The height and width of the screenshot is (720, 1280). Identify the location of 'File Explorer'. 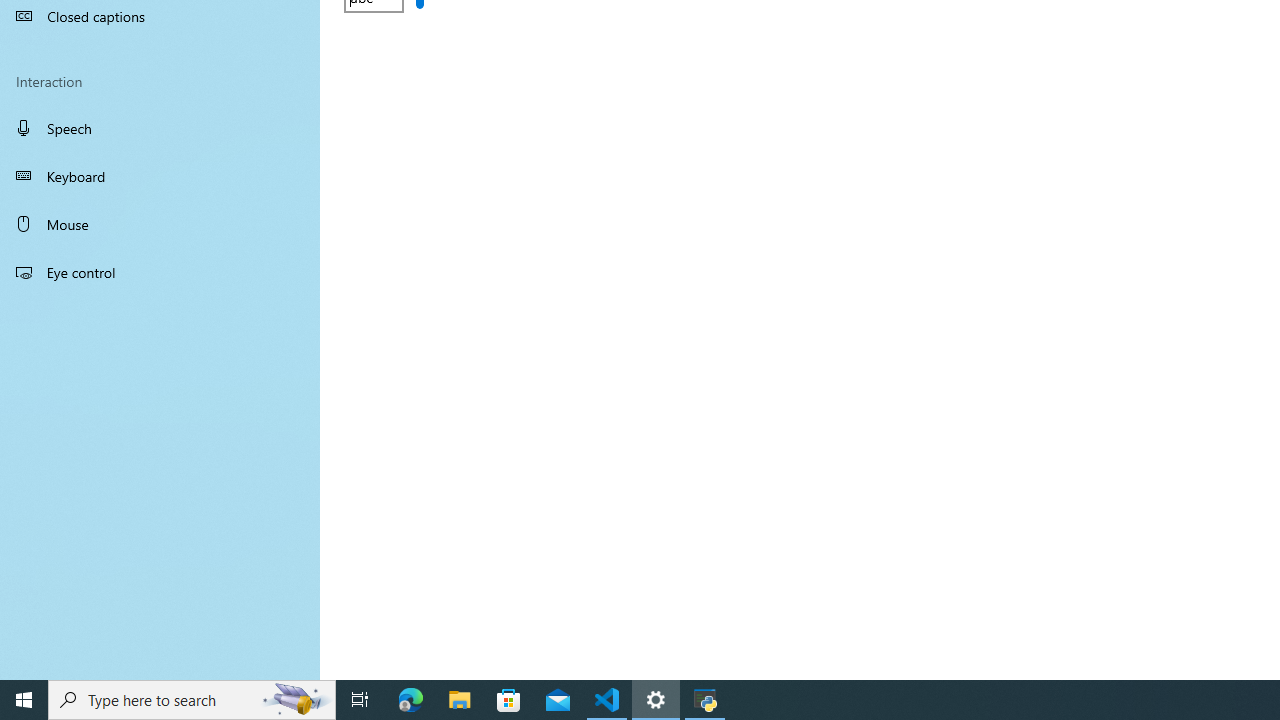
(459, 698).